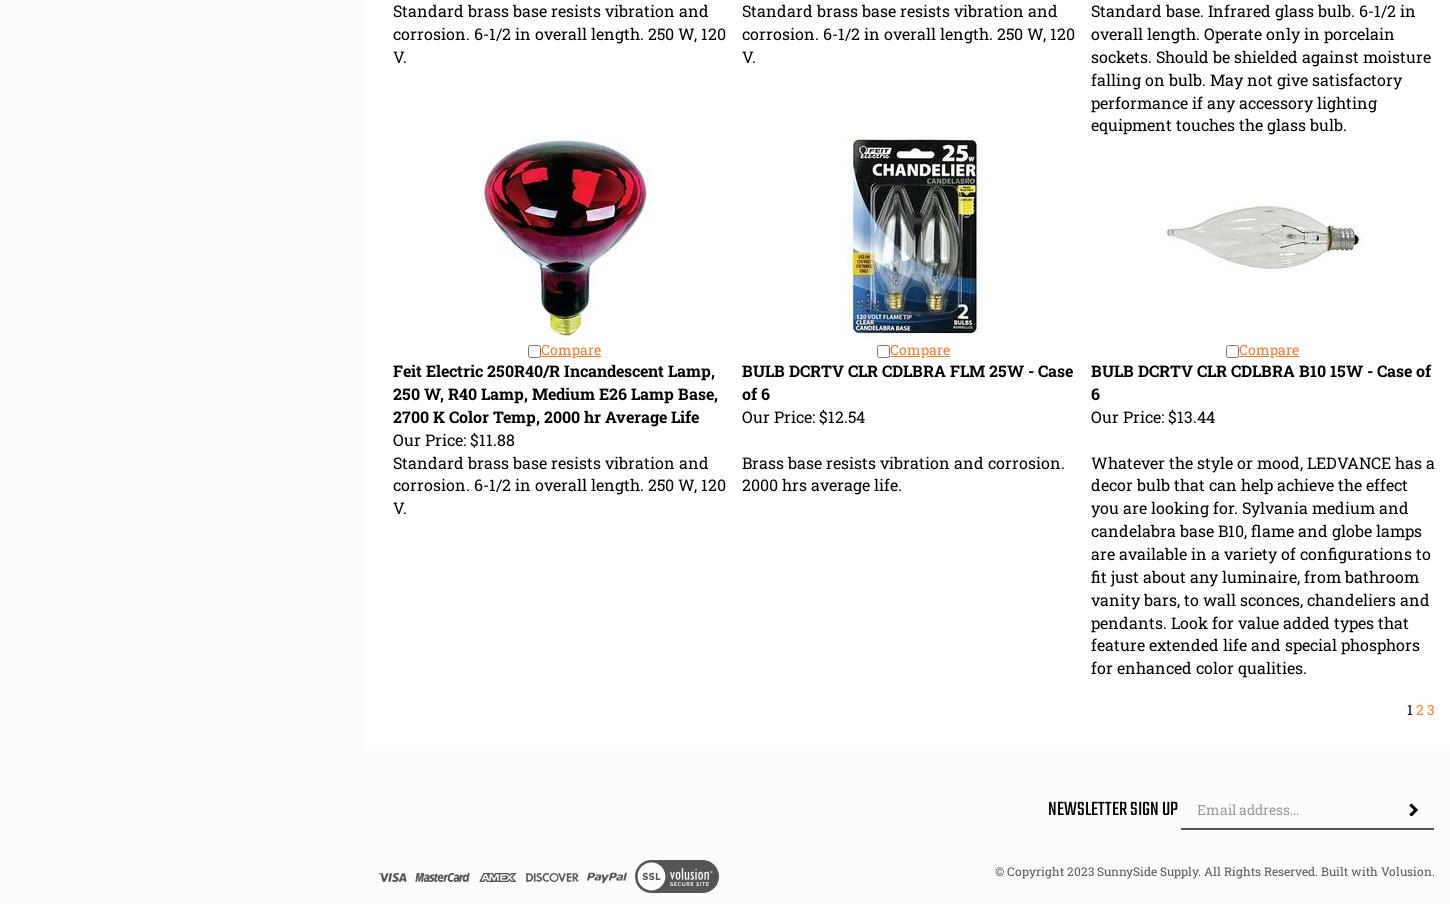  Describe the element at coordinates (1147, 870) in the screenshot. I see `'SunnySide Supply.'` at that location.